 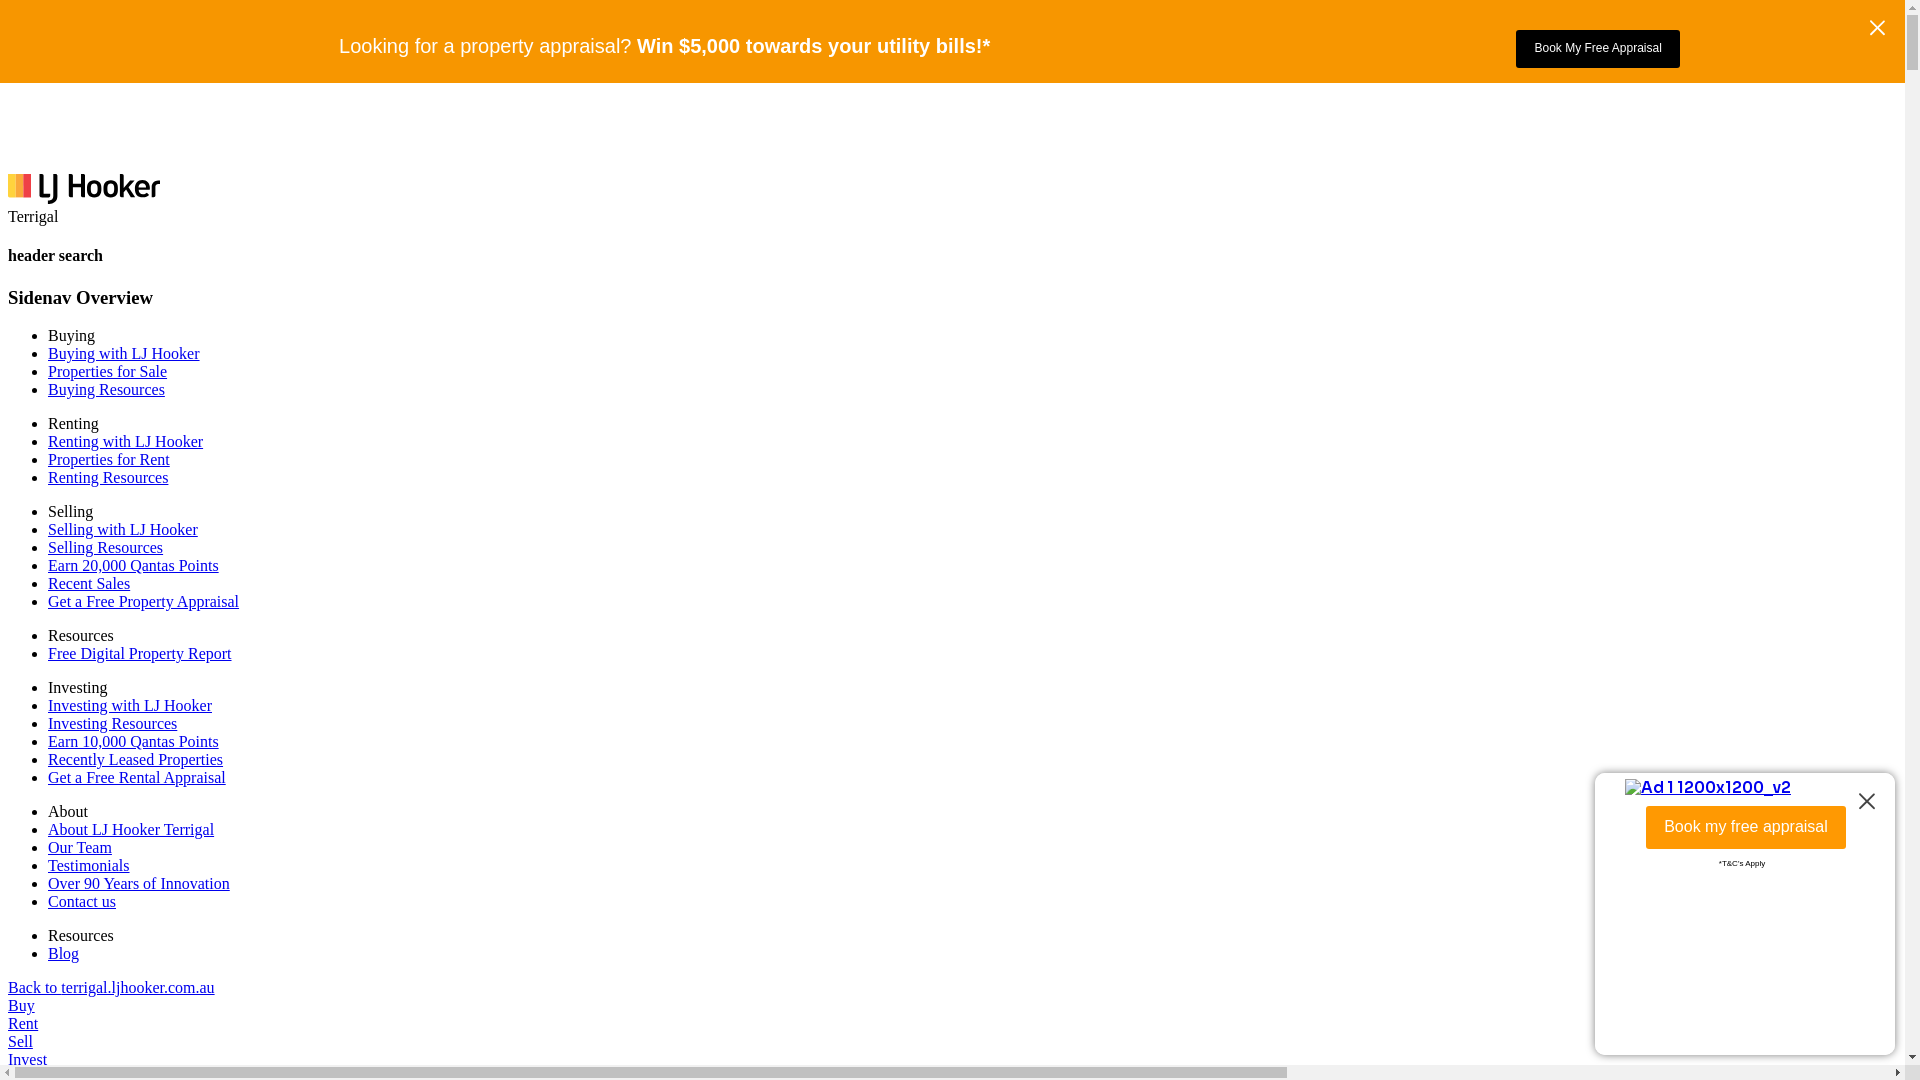 I want to click on 'Investing with LJ Hooker', so click(x=128, y=704).